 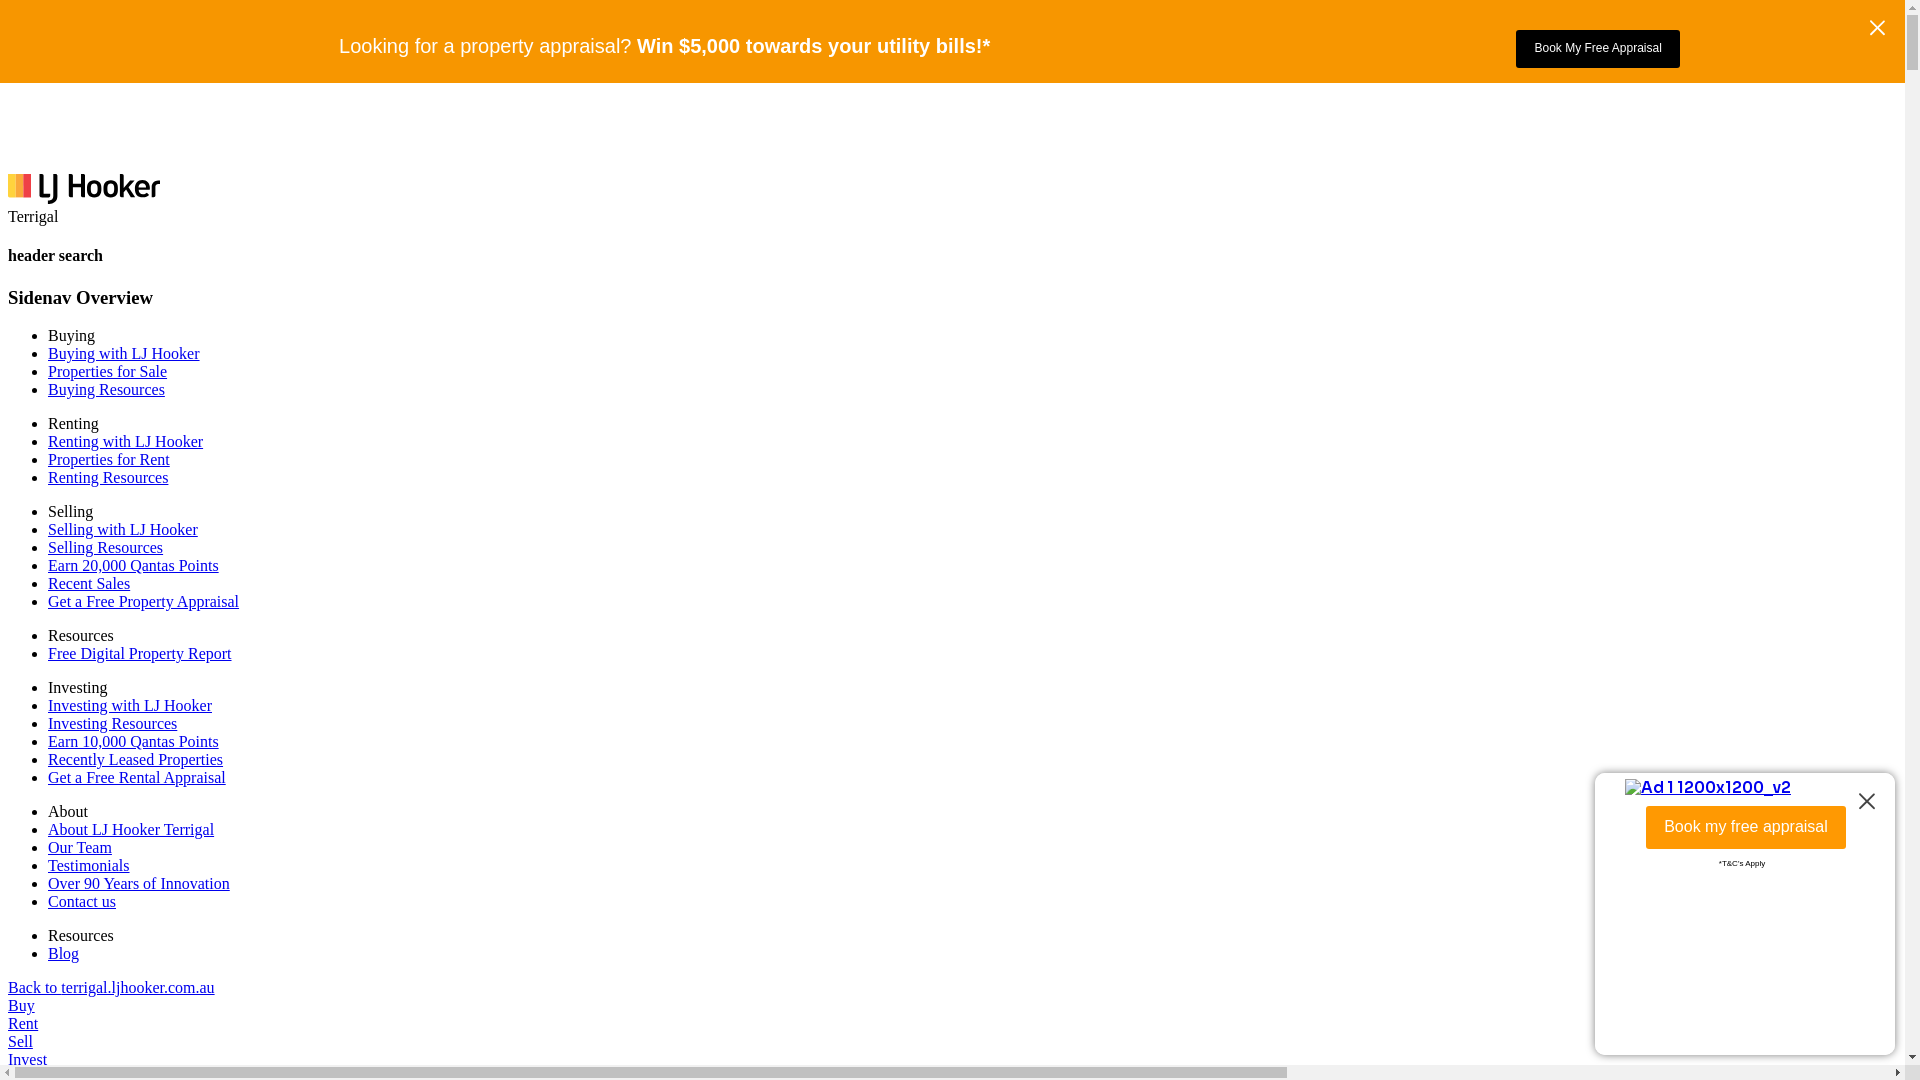 I want to click on 'Investing with LJ Hooker', so click(x=128, y=704).